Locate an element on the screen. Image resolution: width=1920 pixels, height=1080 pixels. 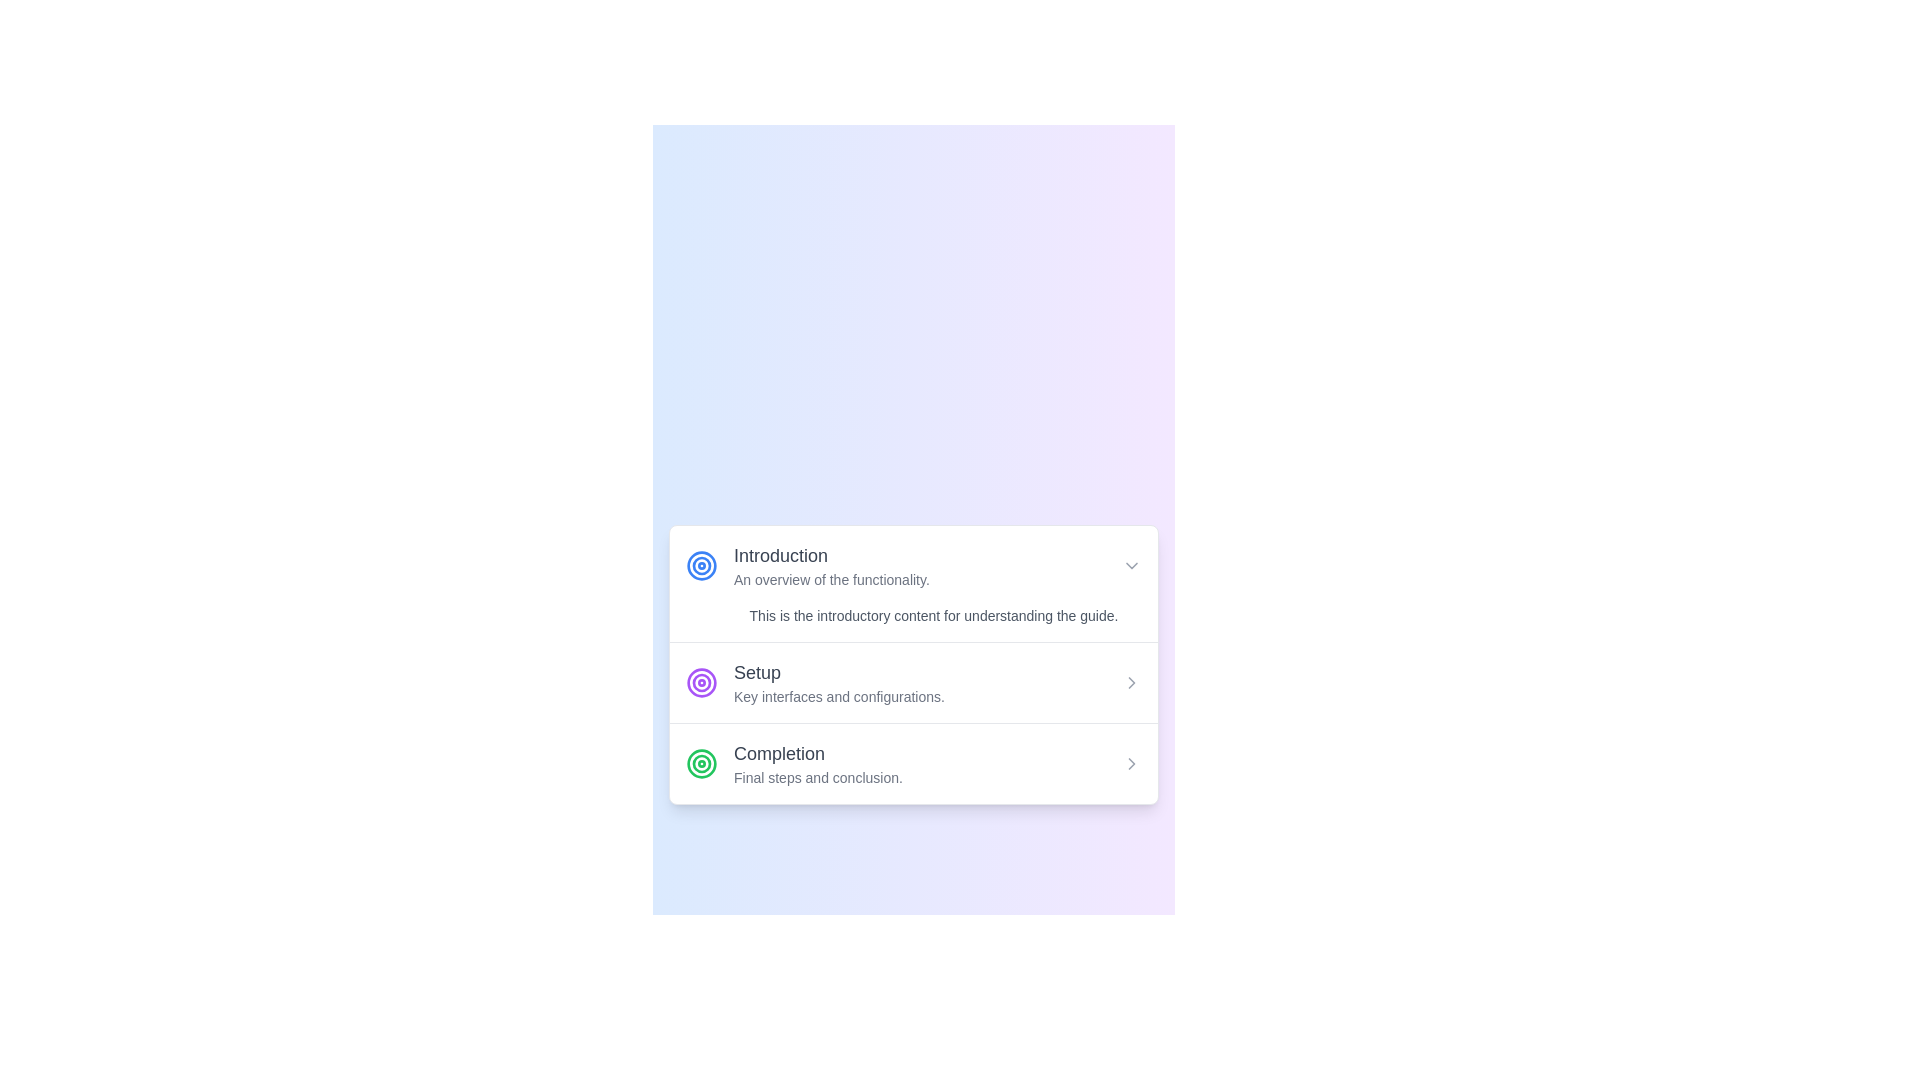
the outermost circular outline of the purple target icon located before the 'Setup' label in the interface is located at coordinates (701, 681).